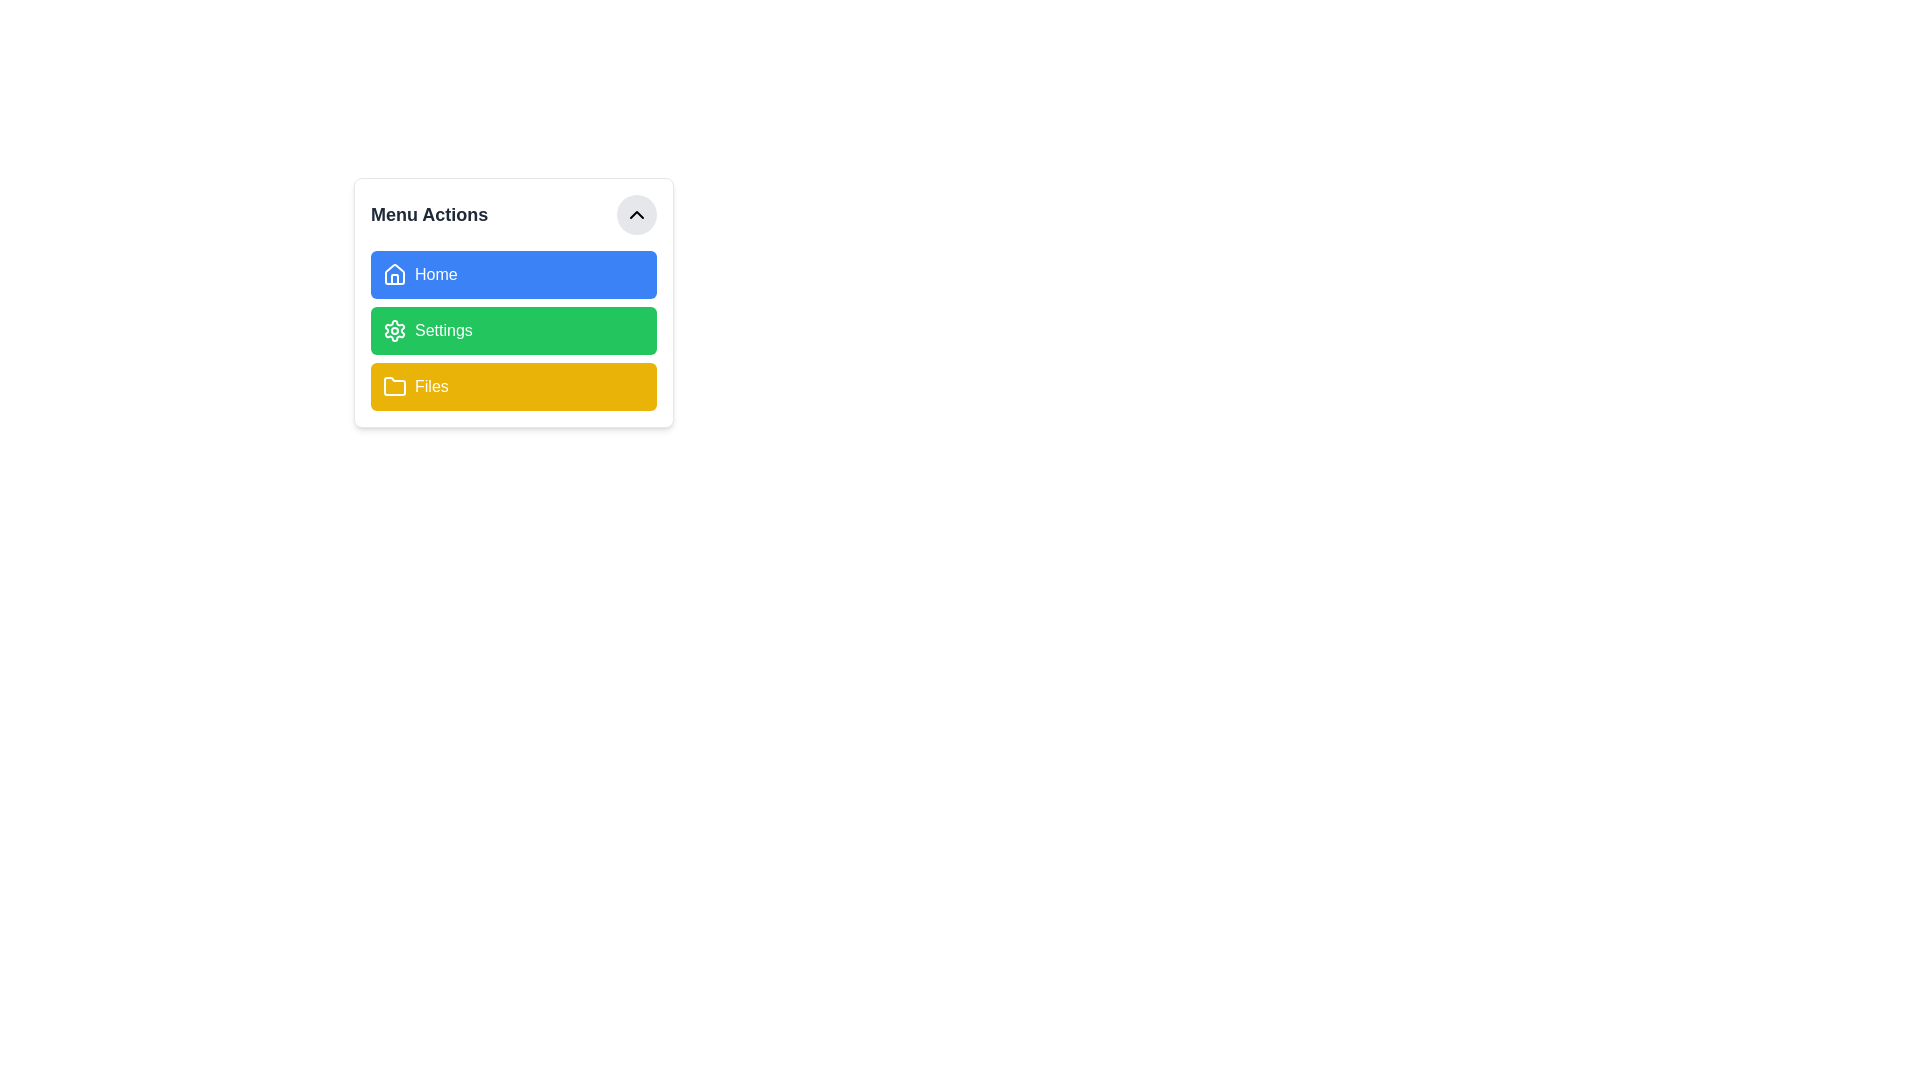 The height and width of the screenshot is (1080, 1920). Describe the element at coordinates (636, 215) in the screenshot. I see `the upward-pointing chevron icon located within the rounded button at the top-right corner of the menu group` at that location.